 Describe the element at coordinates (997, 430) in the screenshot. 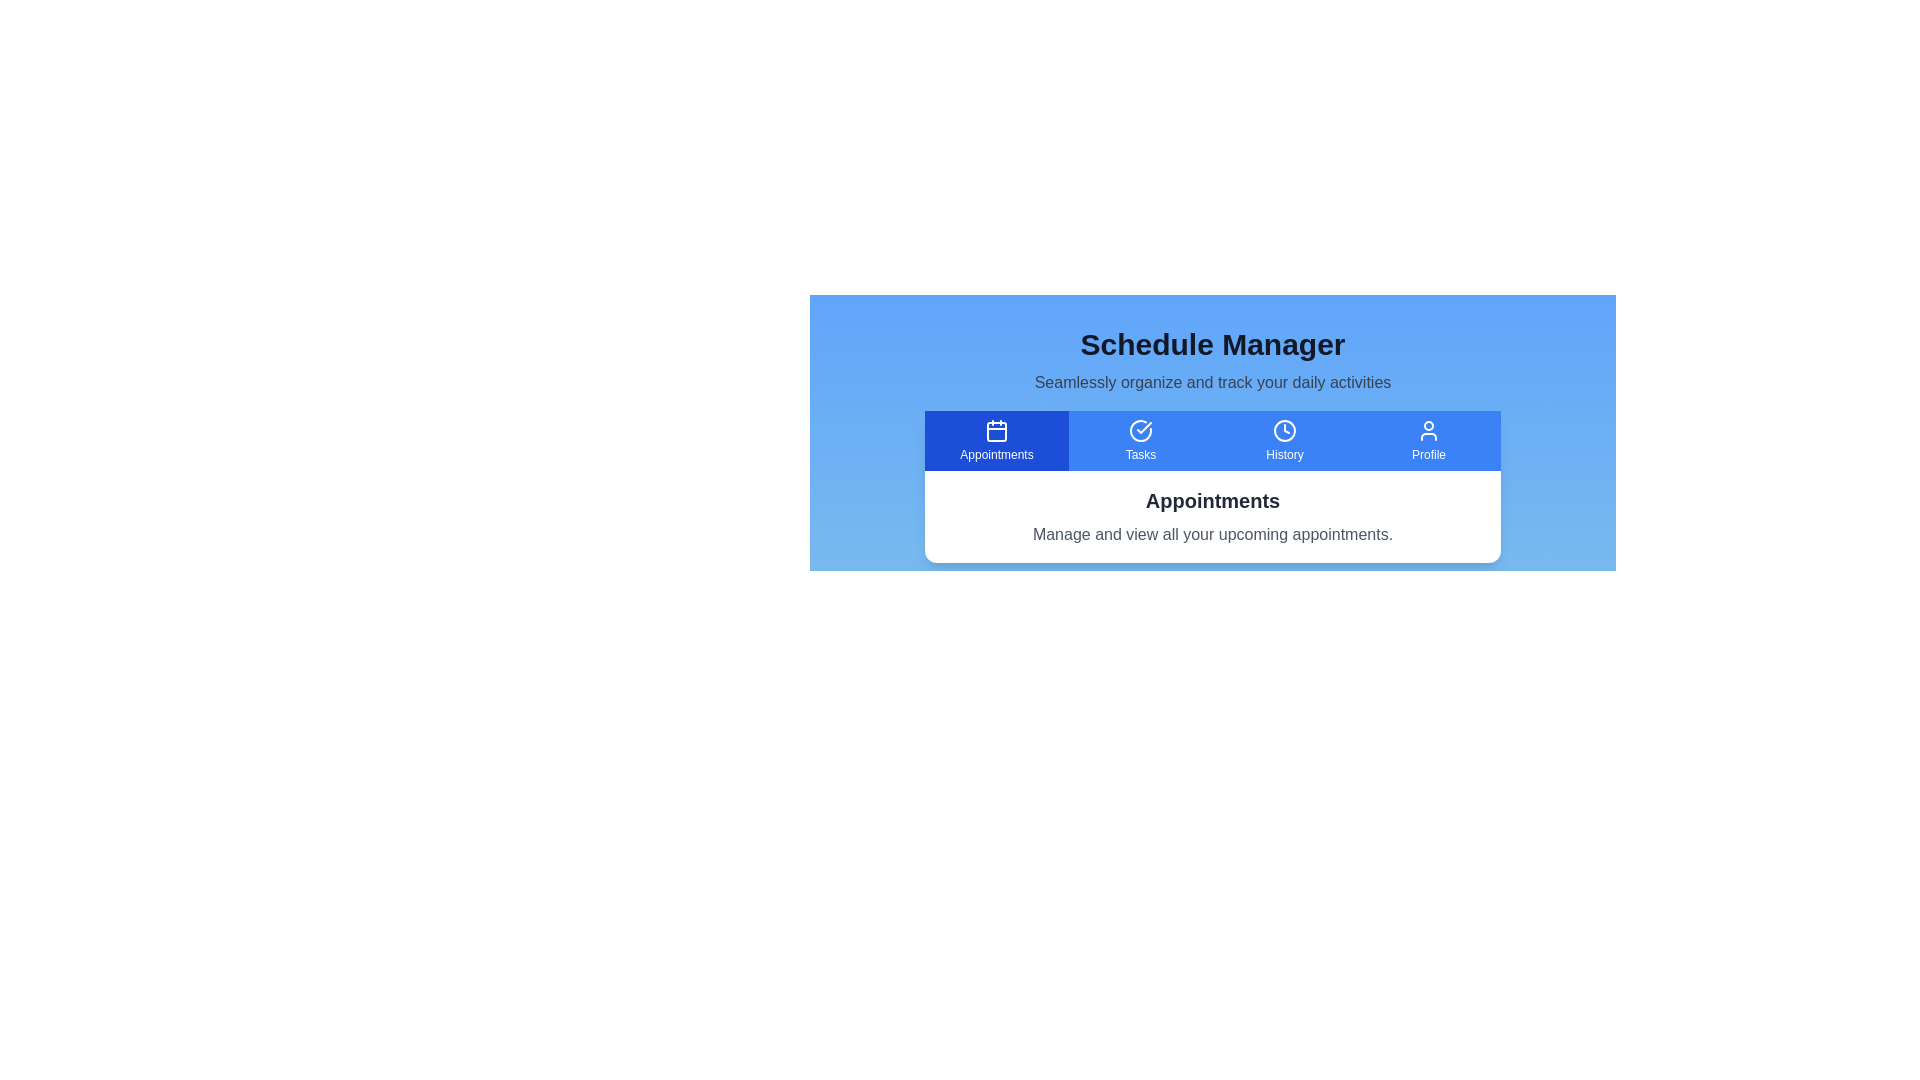

I see `the calendar icon located within the 'Appointments' button in the horizontal navigation bar, which features a square outline with rounded corners and two vertical markings at the top center, styled in white on a blue background` at that location.